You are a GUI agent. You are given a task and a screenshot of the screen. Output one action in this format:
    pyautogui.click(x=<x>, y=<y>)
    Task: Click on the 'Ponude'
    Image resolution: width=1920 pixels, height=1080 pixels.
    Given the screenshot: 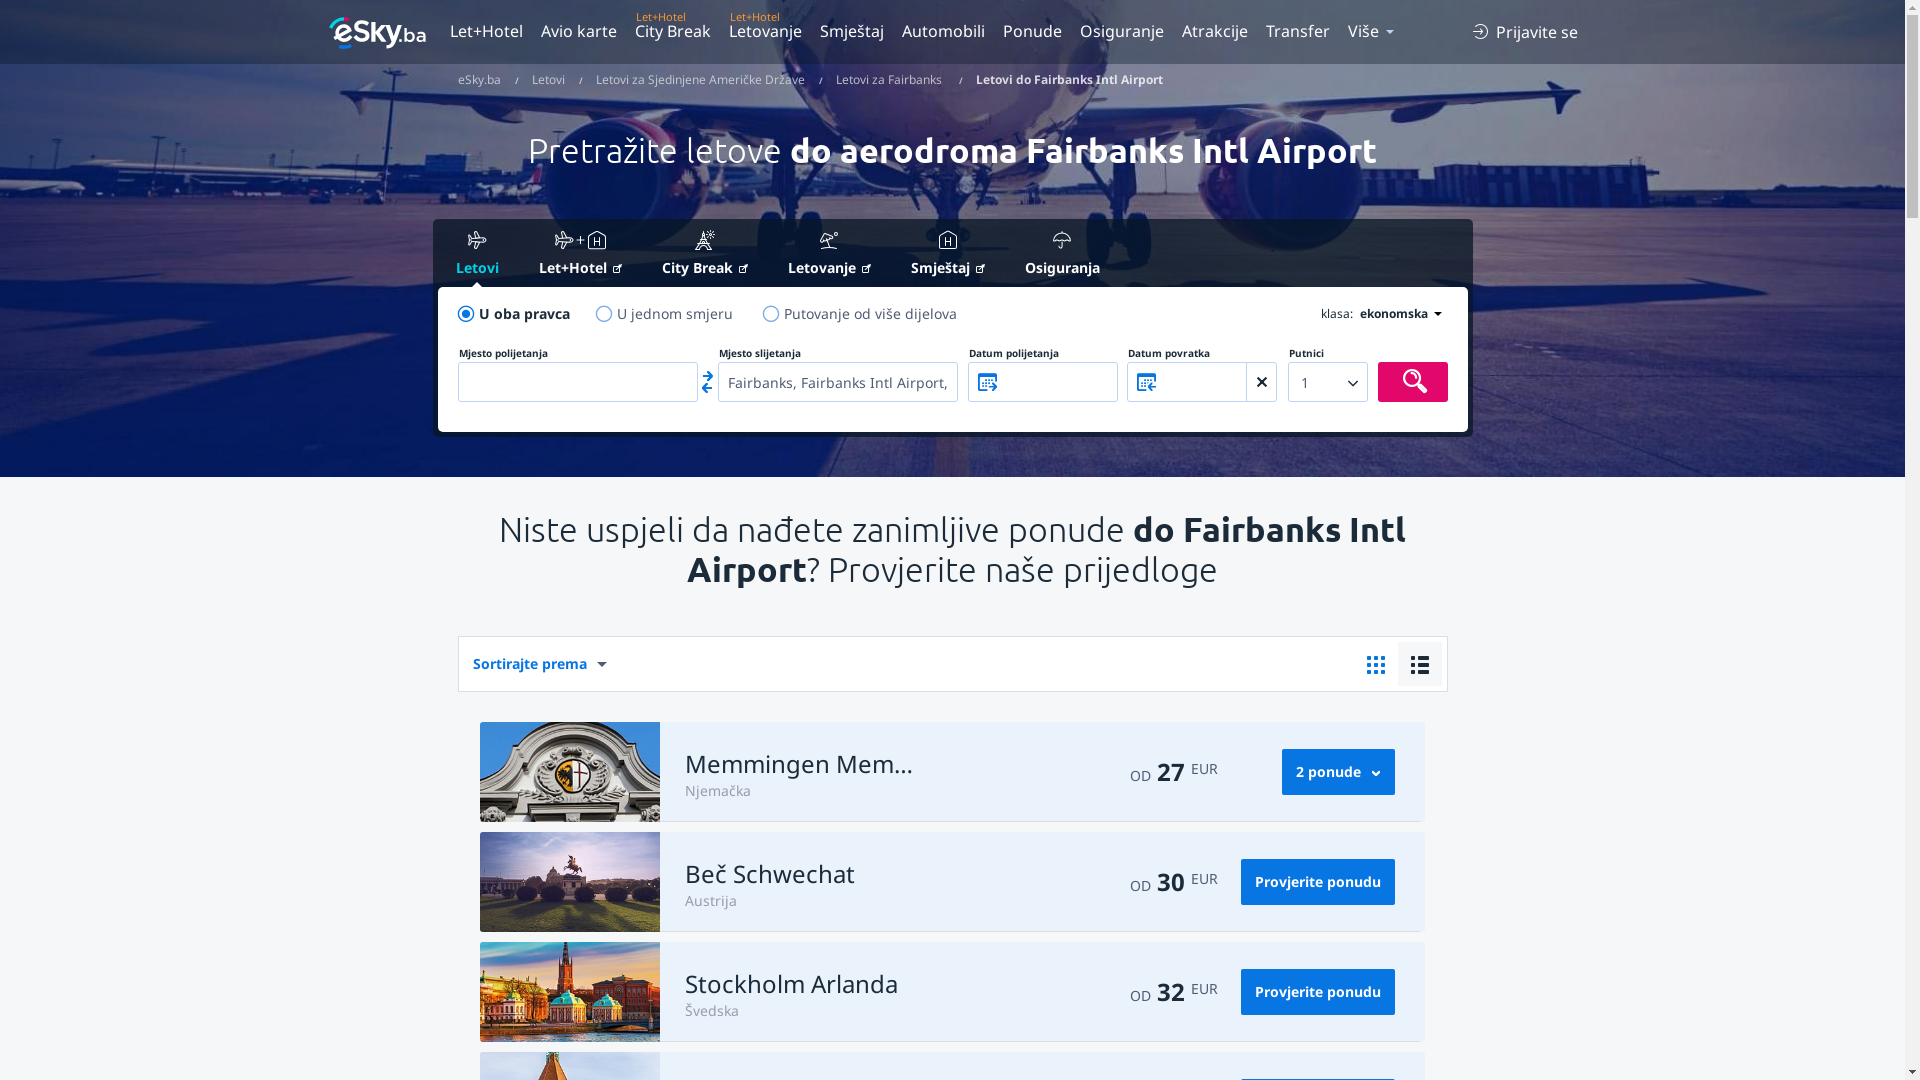 What is the action you would take?
    pyautogui.click(x=1032, y=30)
    